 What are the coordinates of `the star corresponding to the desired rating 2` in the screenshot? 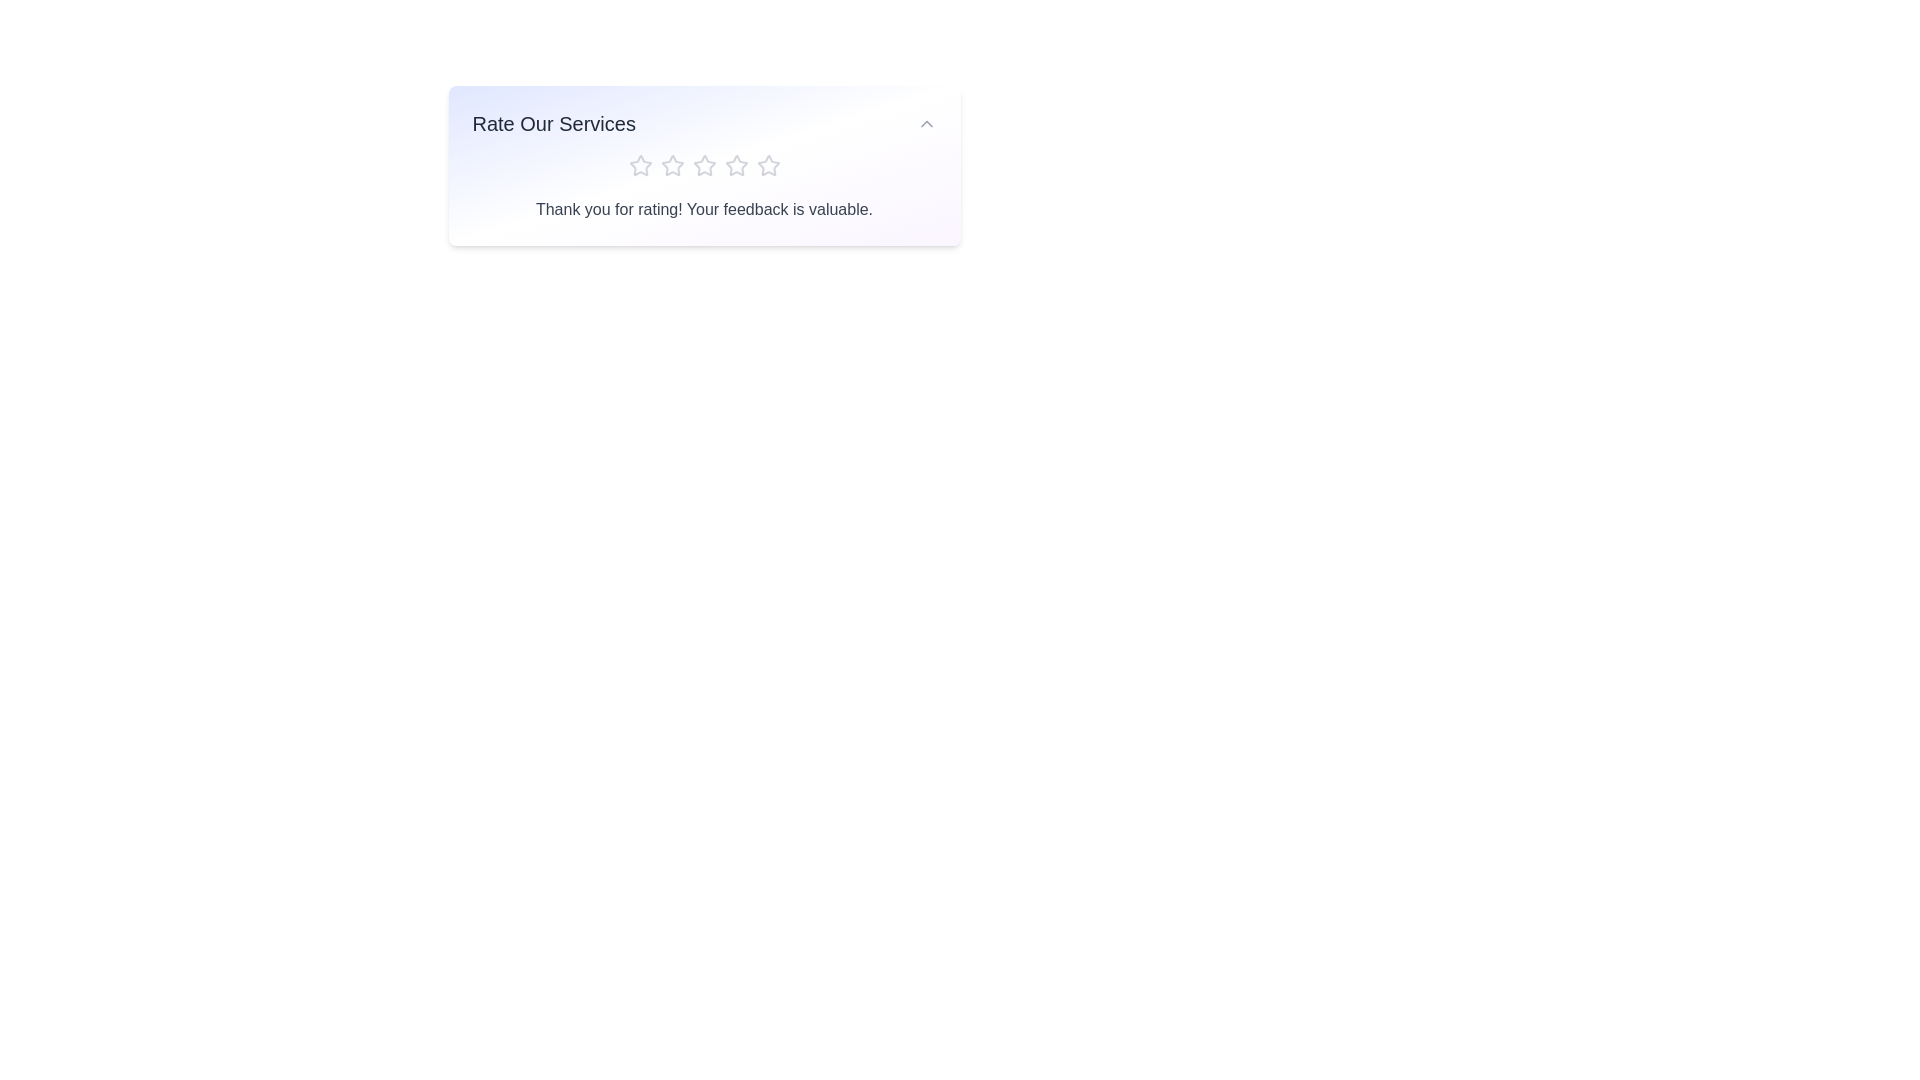 It's located at (672, 164).